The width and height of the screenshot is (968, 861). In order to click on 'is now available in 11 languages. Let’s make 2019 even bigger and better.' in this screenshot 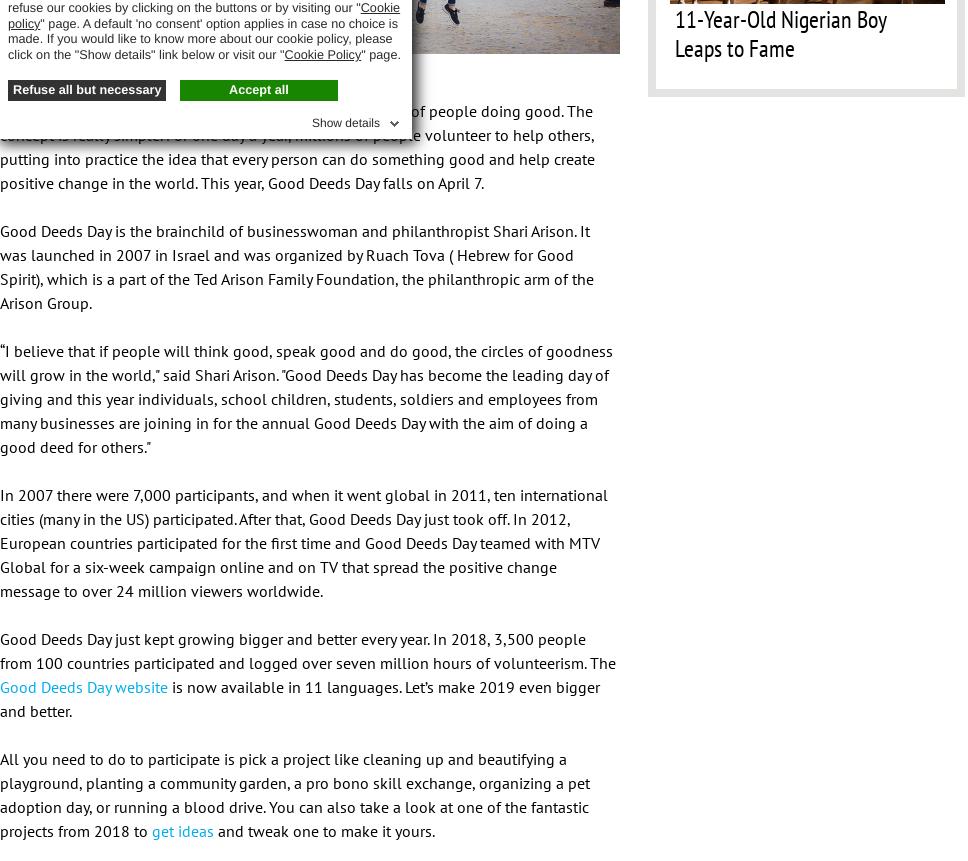, I will do `click(298, 697)`.